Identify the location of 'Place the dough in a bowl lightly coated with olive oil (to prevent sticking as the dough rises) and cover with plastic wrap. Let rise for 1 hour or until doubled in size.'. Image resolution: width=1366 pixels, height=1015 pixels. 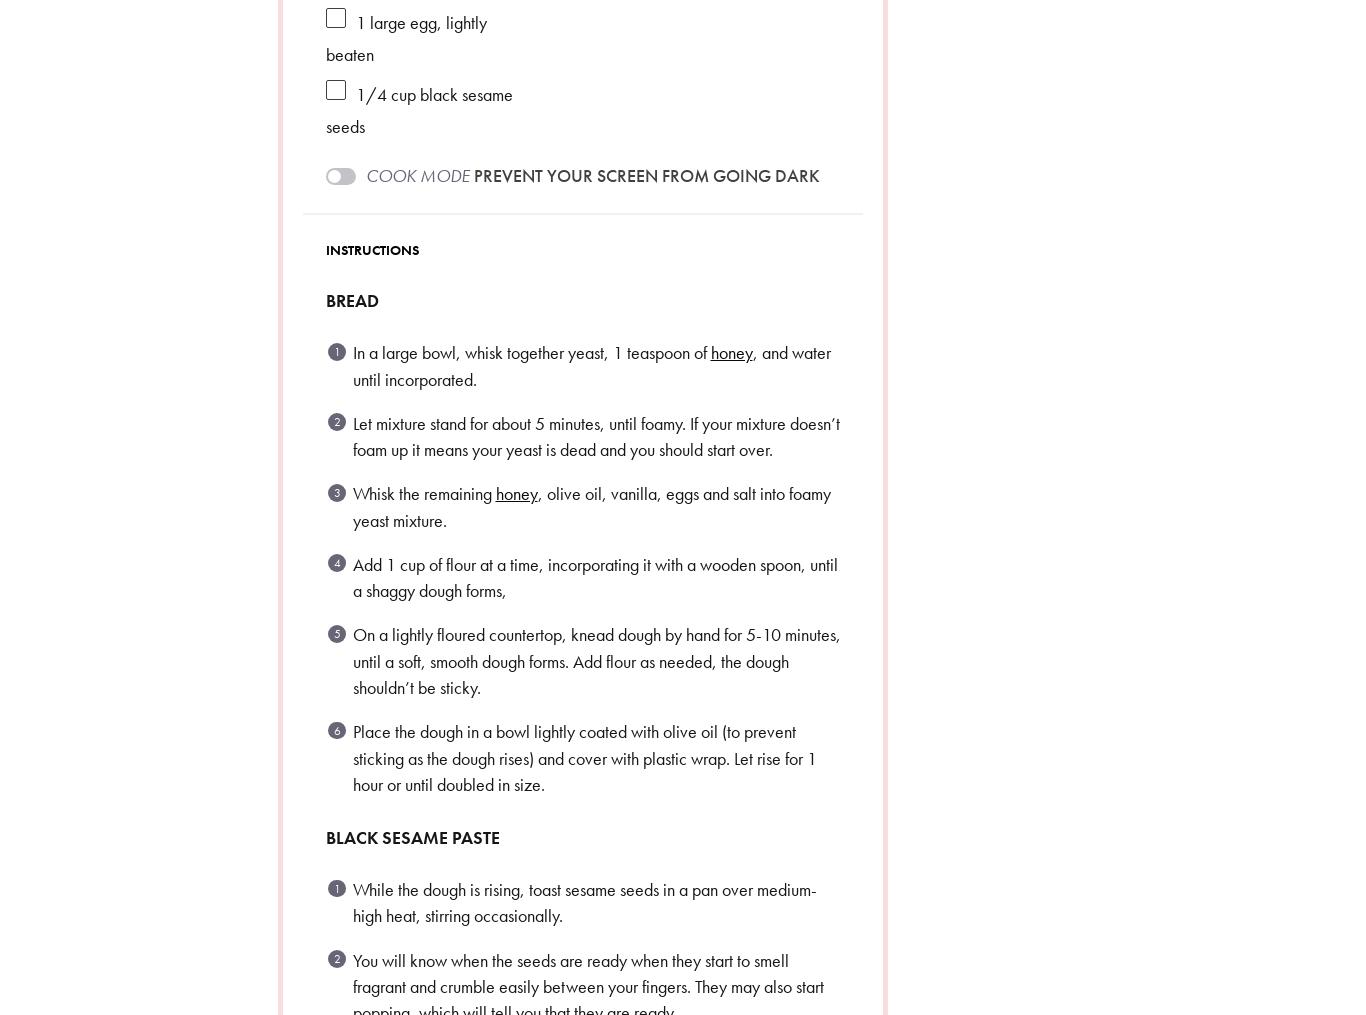
(582, 756).